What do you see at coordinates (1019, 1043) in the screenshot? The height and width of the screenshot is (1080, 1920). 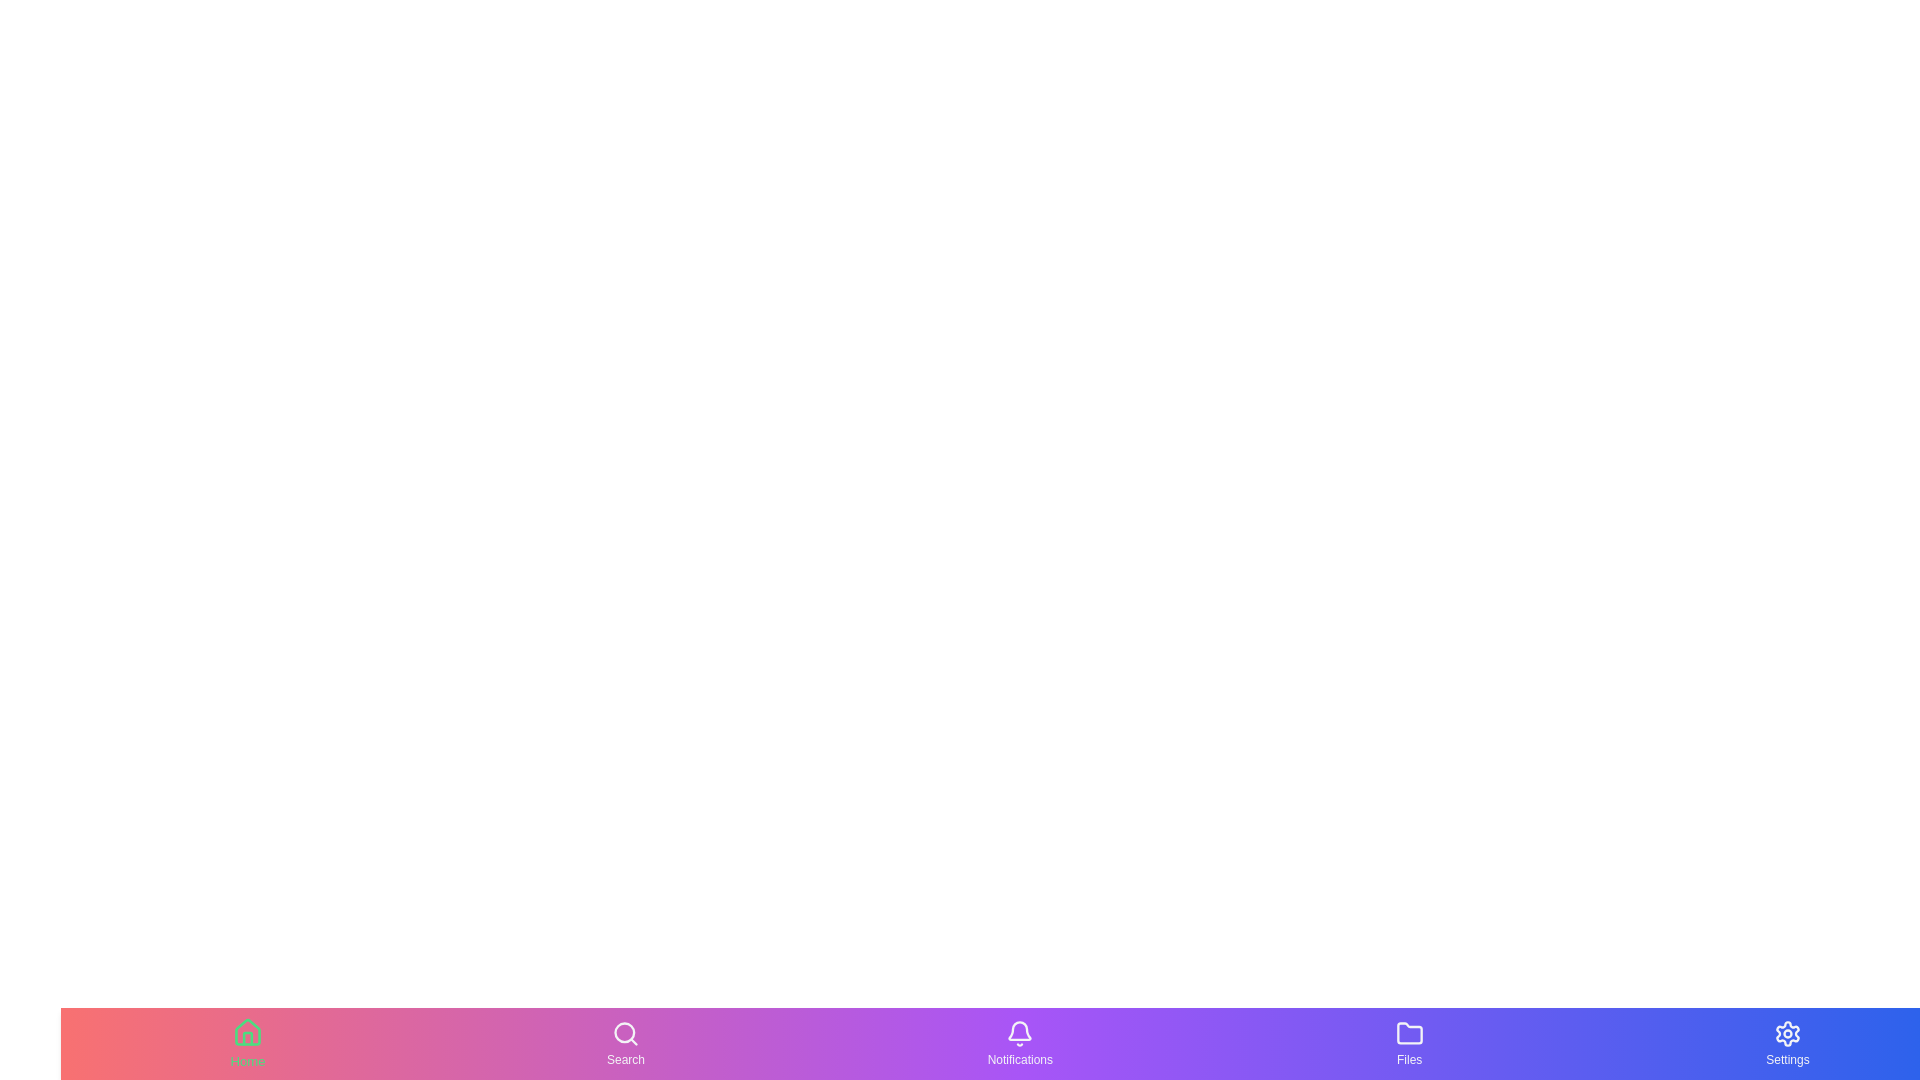 I see `the Notifications tab button to navigate to the corresponding section` at bounding box center [1019, 1043].